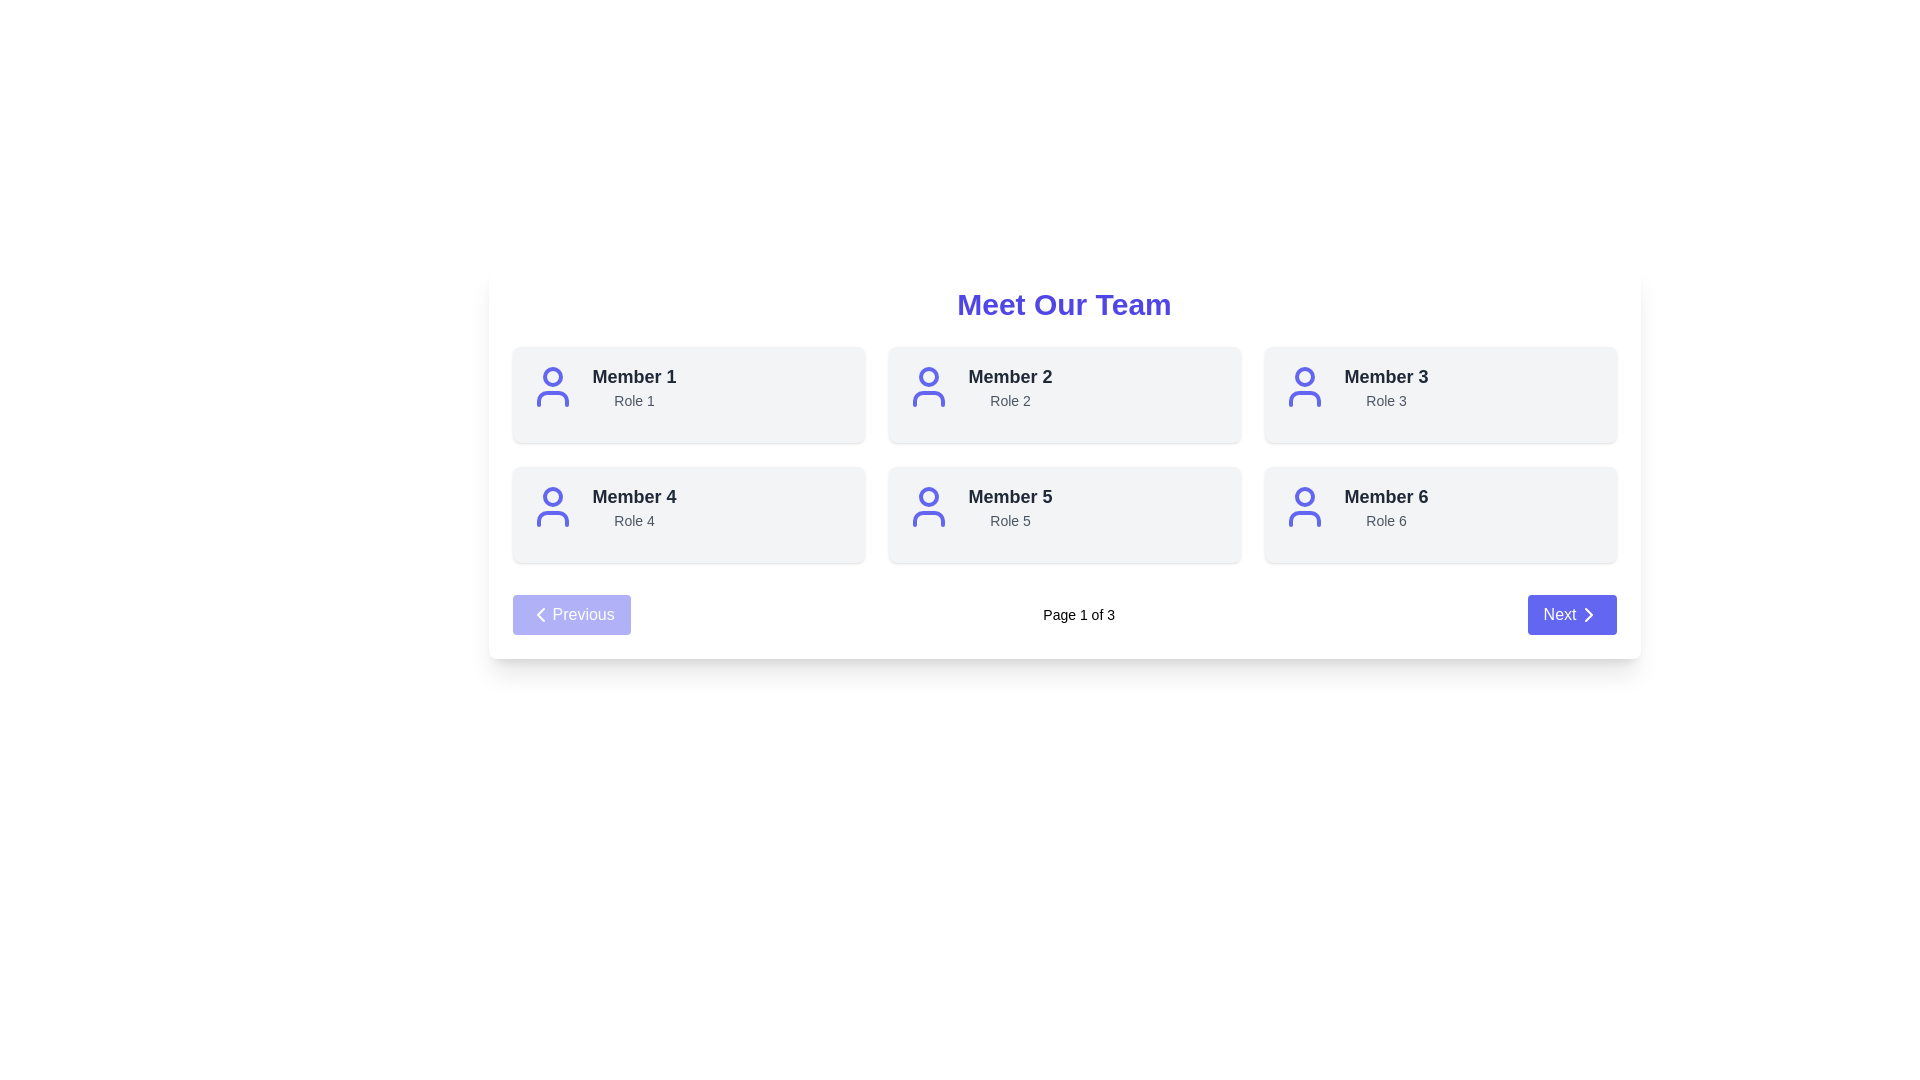 Image resolution: width=1920 pixels, height=1080 pixels. I want to click on the 'Member 1' text label in the top-left corner of the 'Meet Our Team' grid layout, so click(633, 377).